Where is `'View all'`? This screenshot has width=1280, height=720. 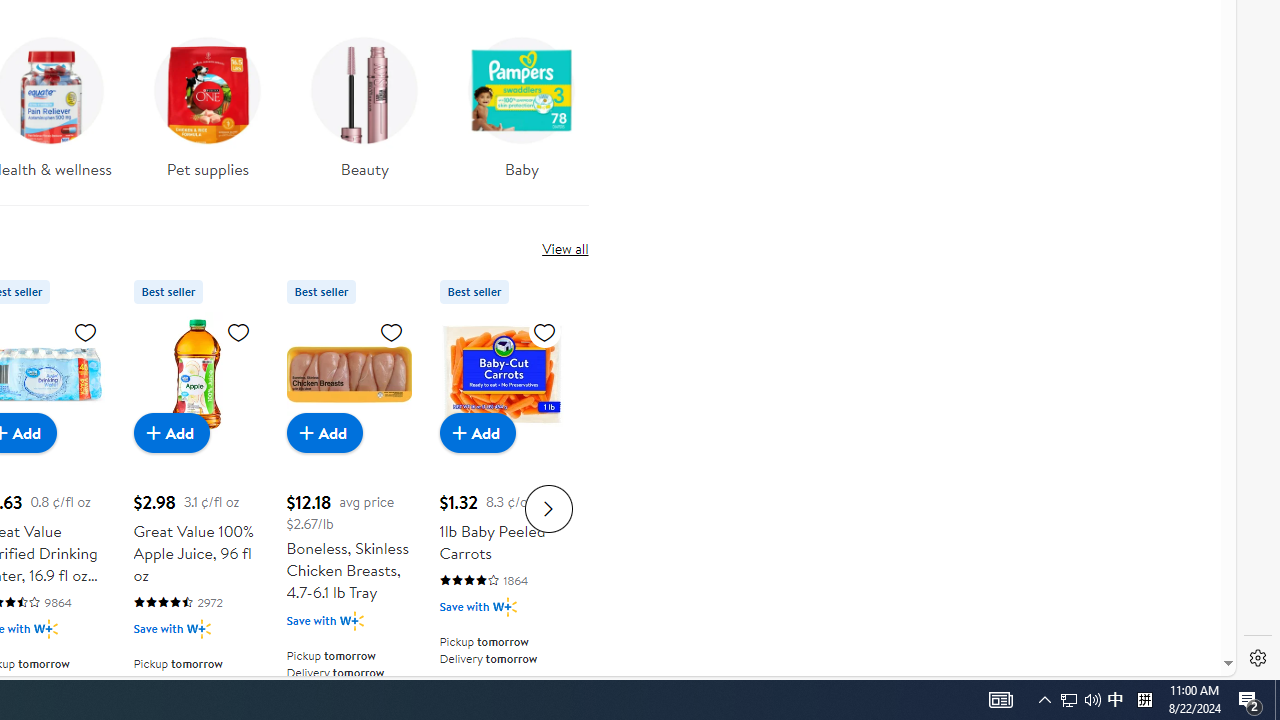 'View all' is located at coordinates (564, 247).